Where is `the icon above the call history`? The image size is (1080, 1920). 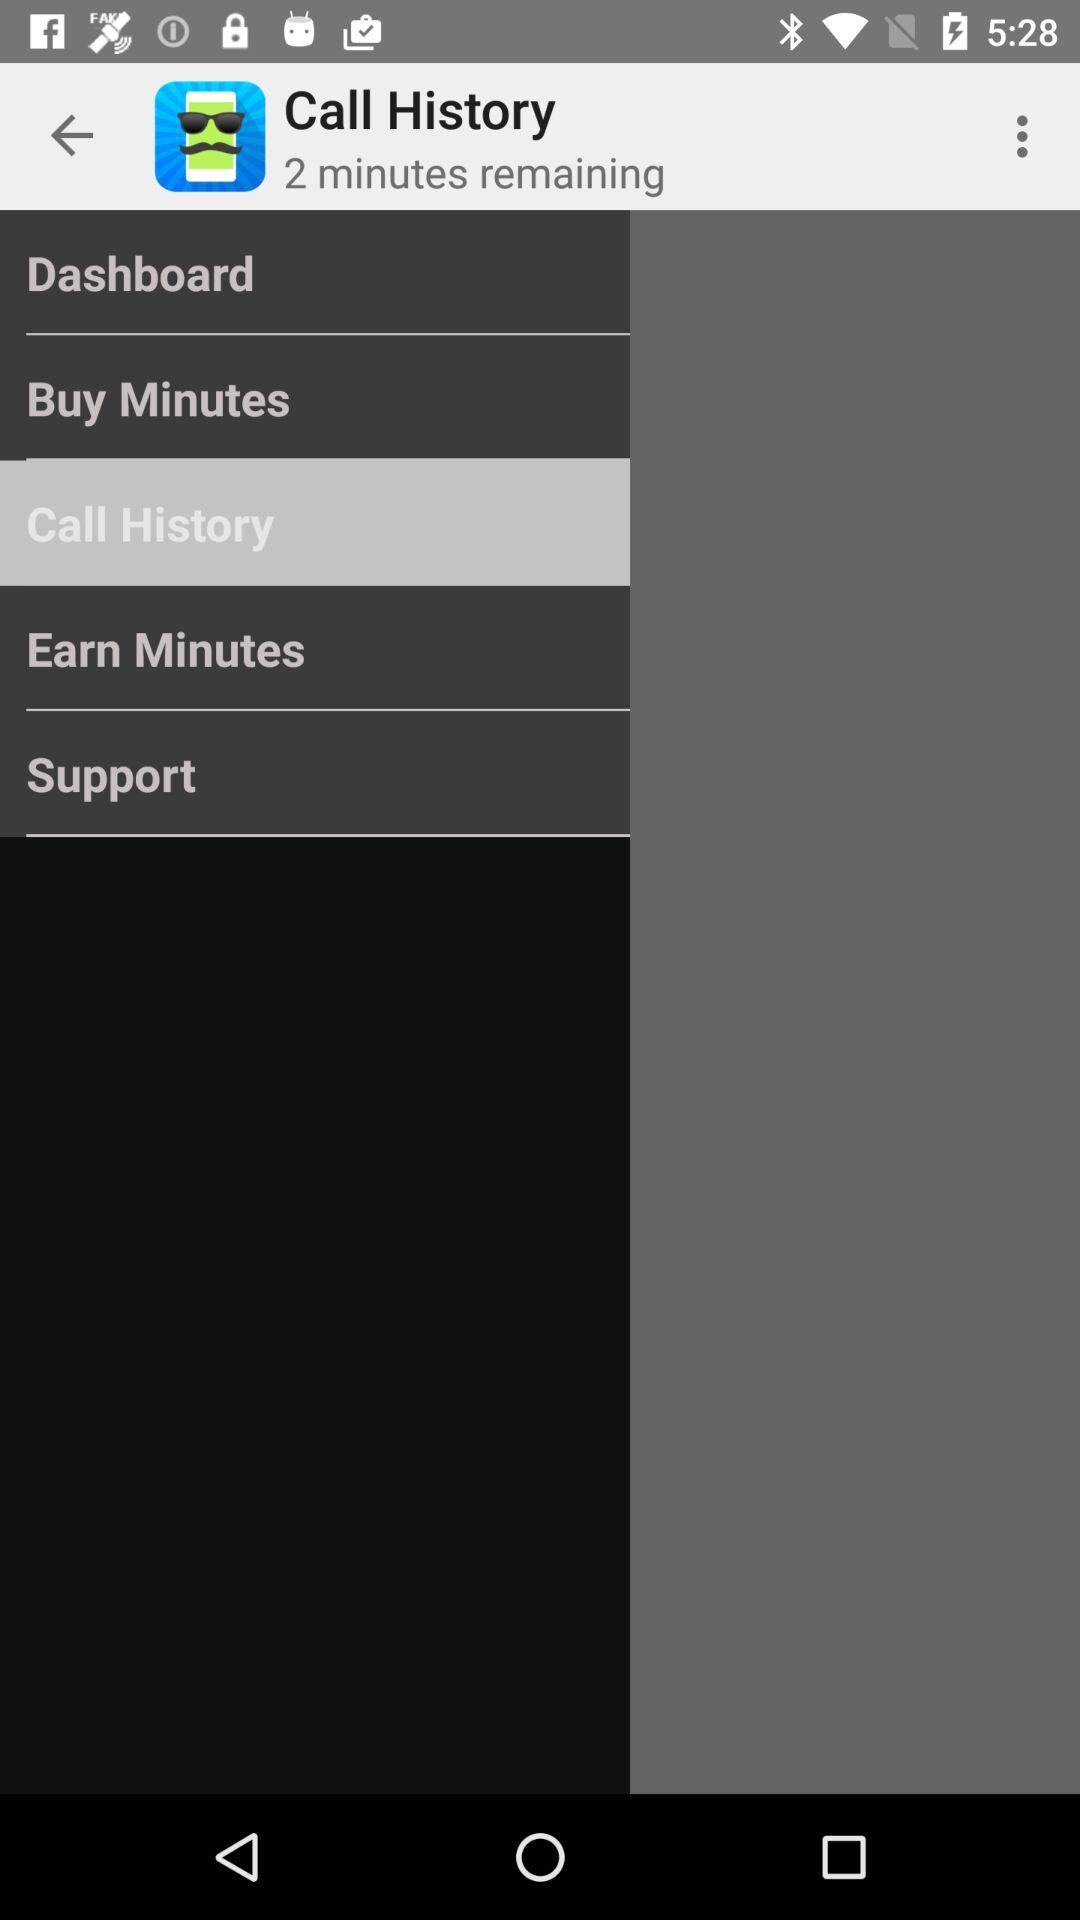
the icon above the call history is located at coordinates (315, 398).